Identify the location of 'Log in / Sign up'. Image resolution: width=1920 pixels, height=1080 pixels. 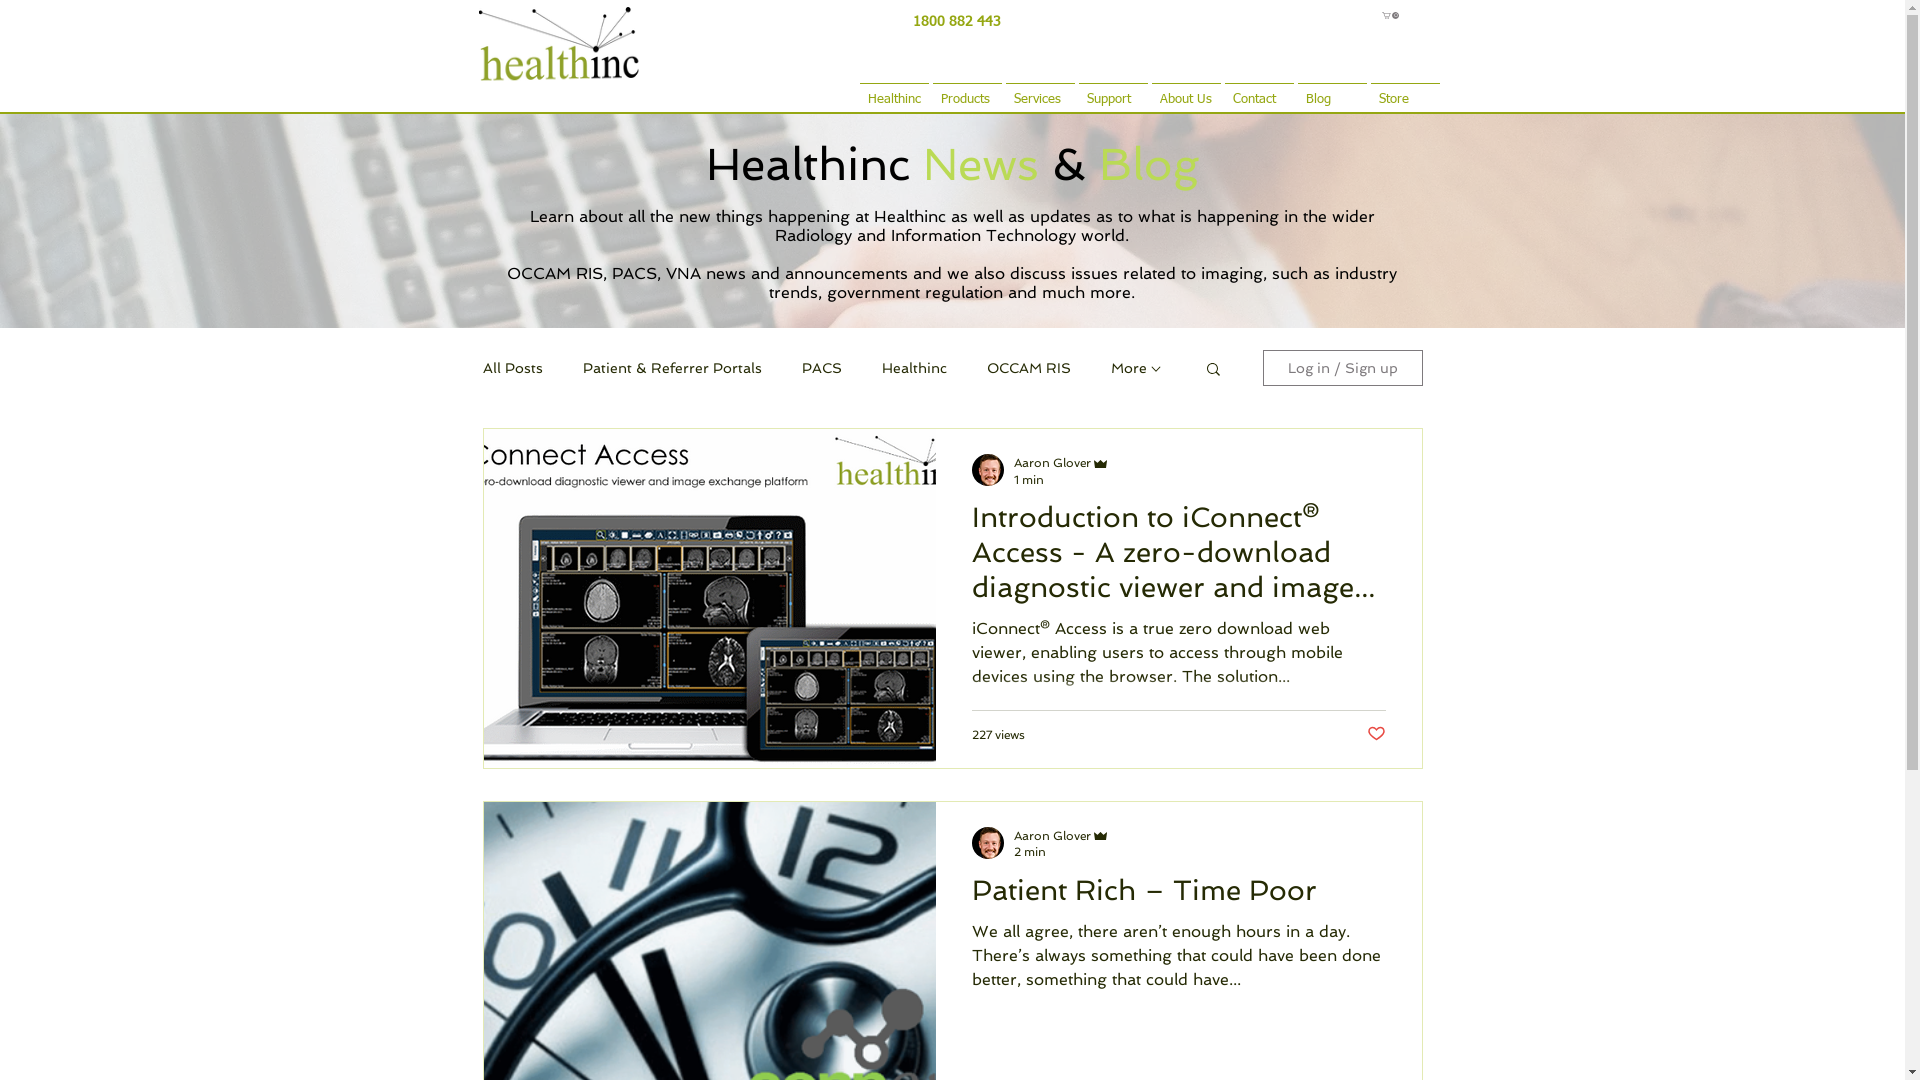
(1342, 367).